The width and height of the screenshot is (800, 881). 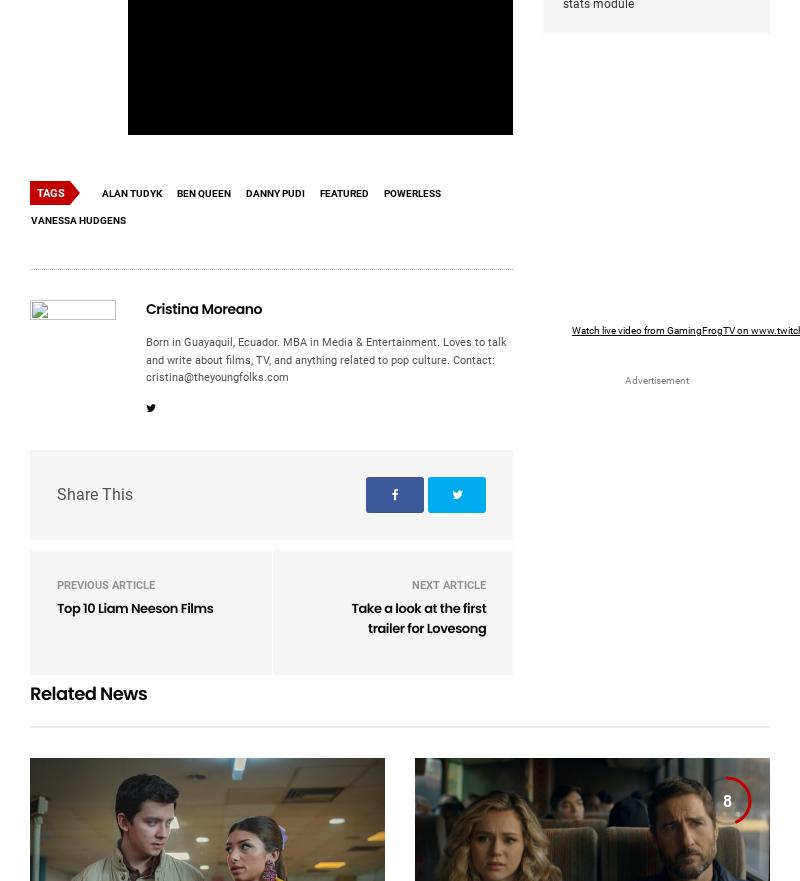 What do you see at coordinates (624, 379) in the screenshot?
I see `'Advertisement'` at bounding box center [624, 379].